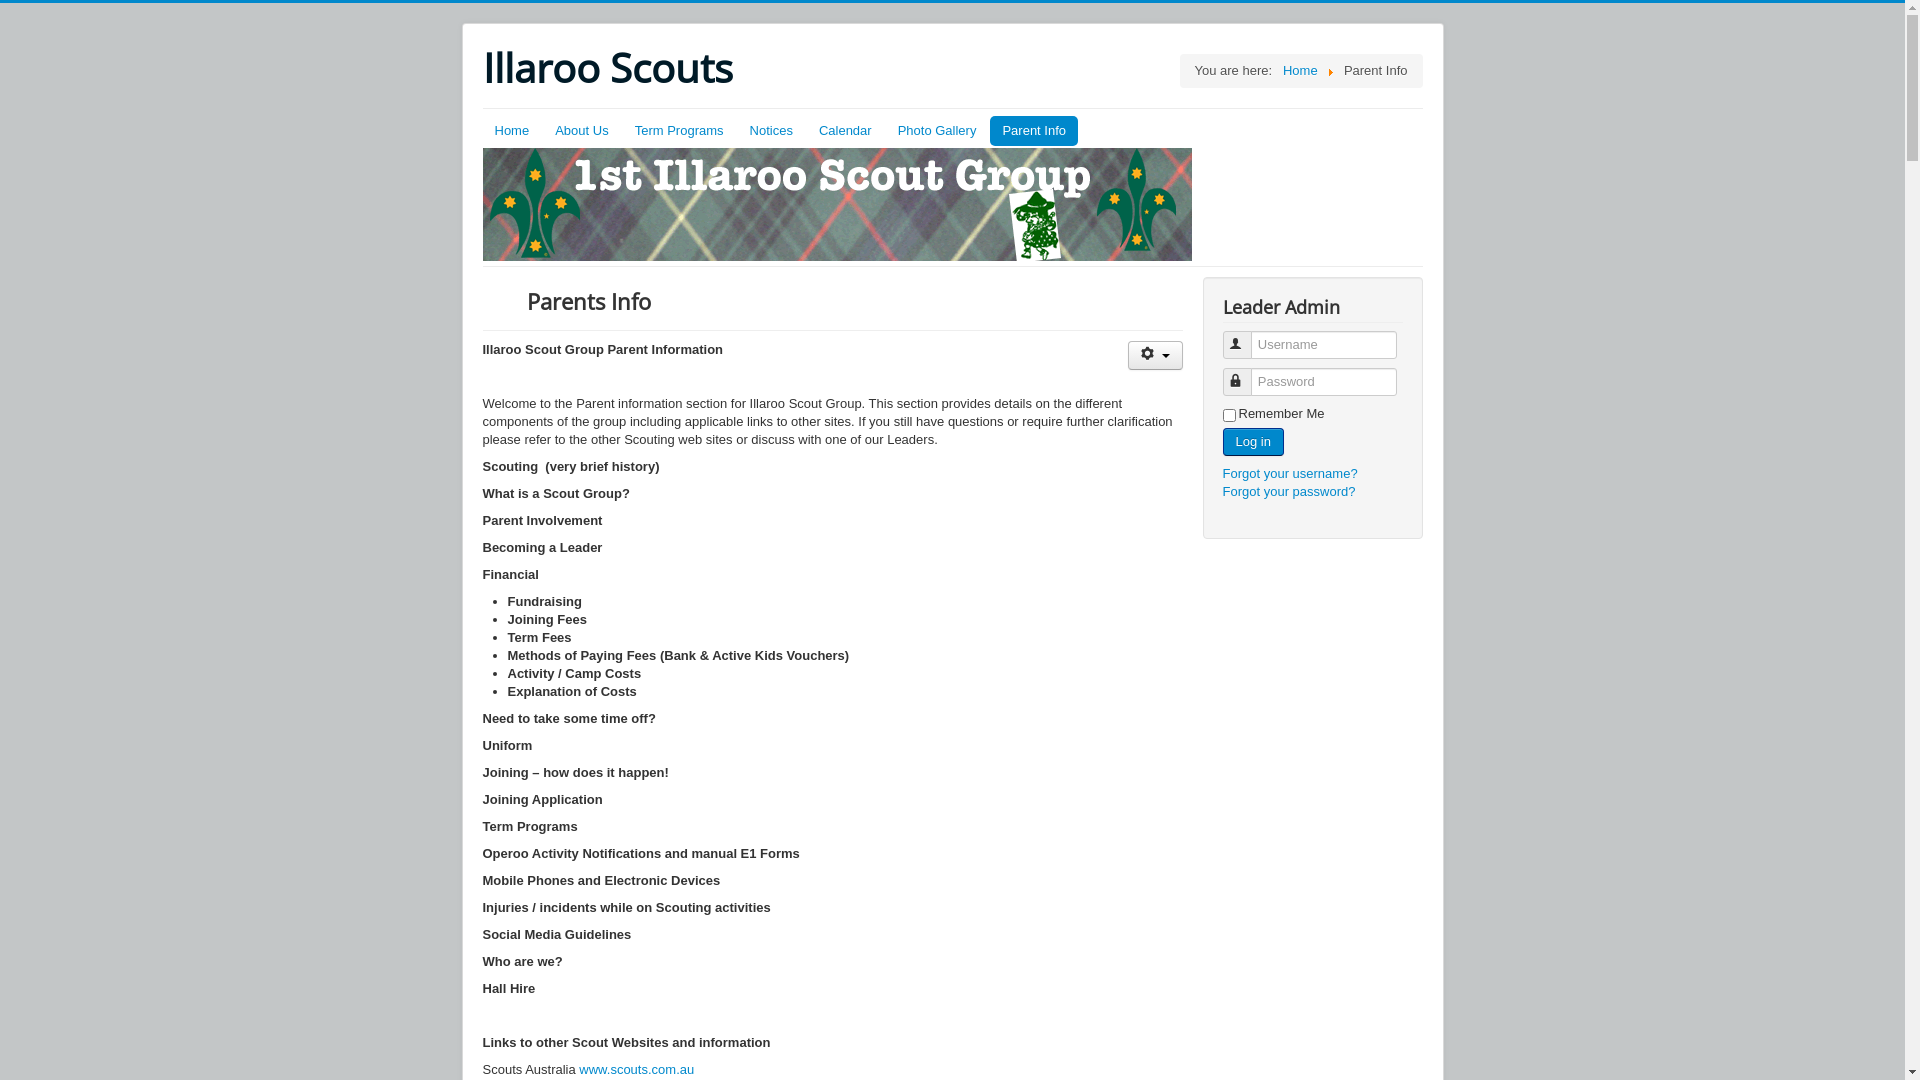  Describe the element at coordinates (845, 131) in the screenshot. I see `'Calendar'` at that location.